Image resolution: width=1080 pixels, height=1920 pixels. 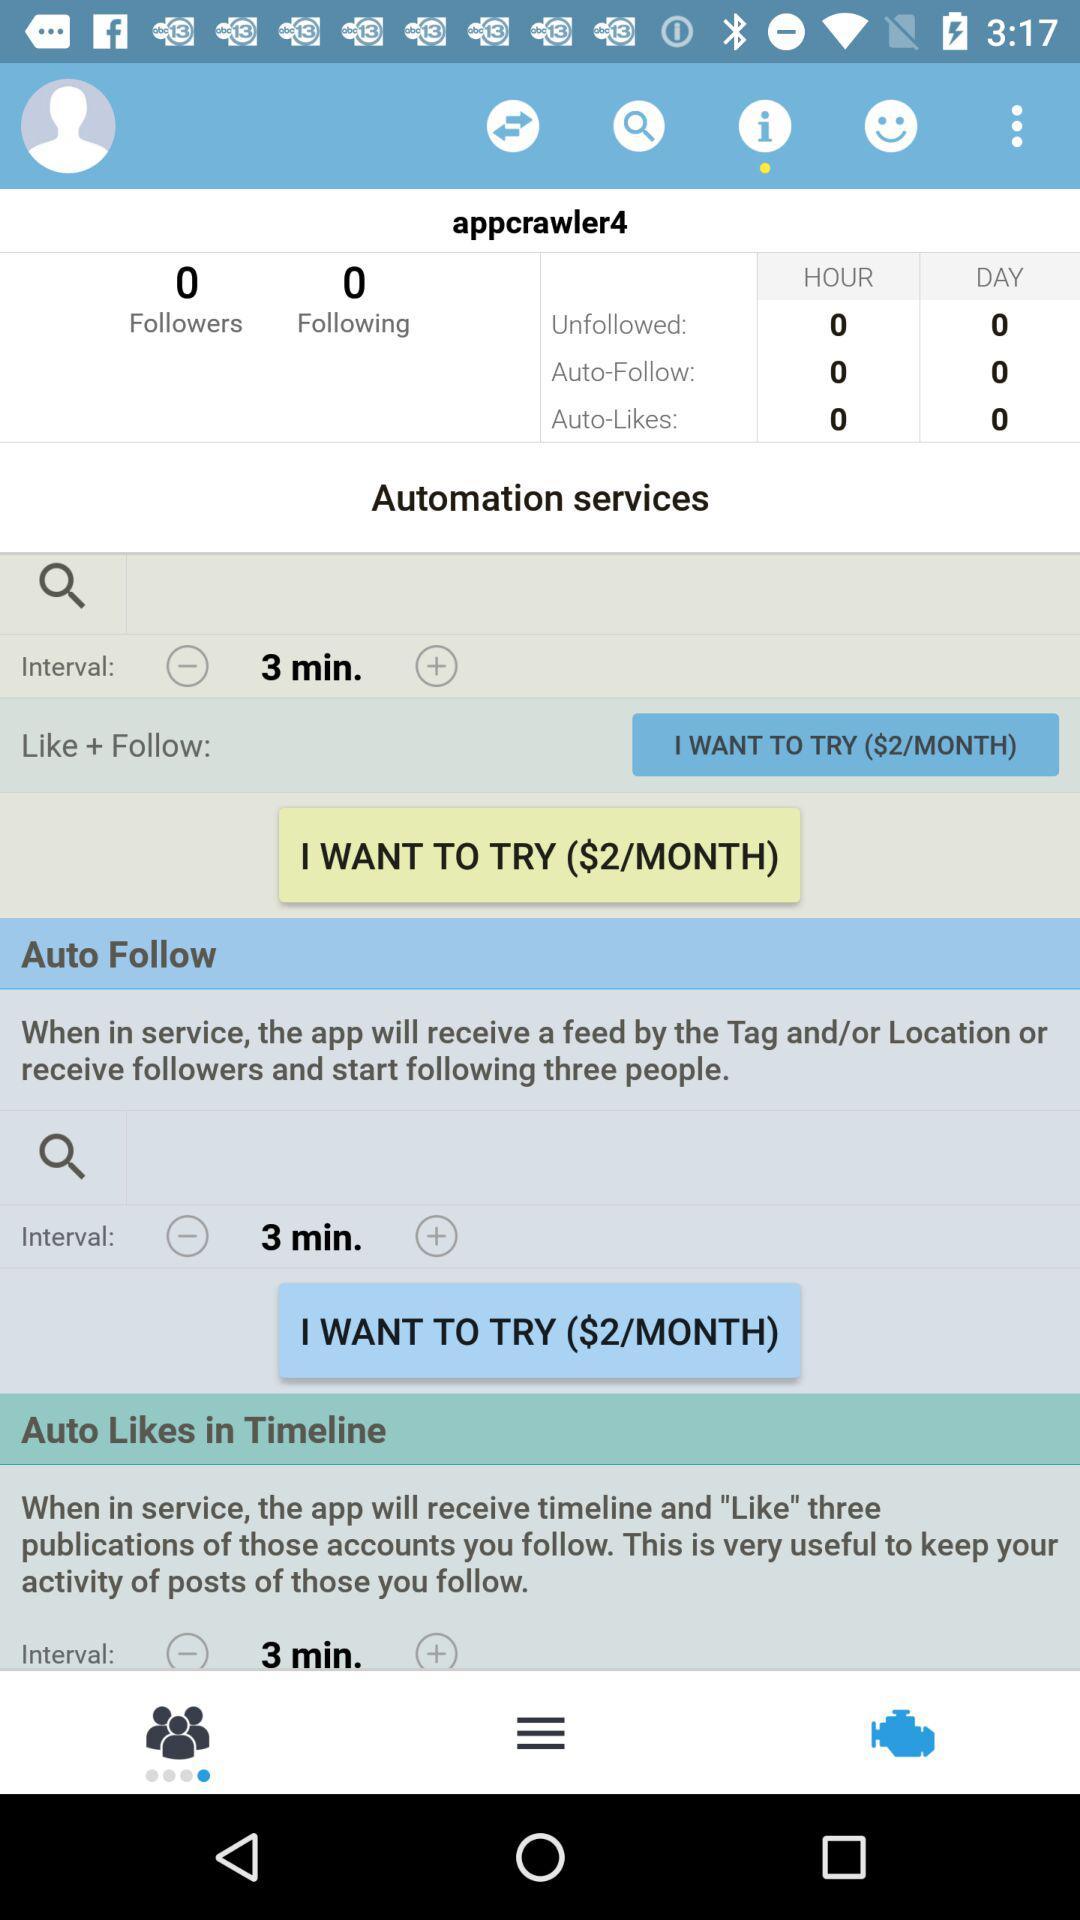 What do you see at coordinates (61, 1157) in the screenshot?
I see `search it` at bounding box center [61, 1157].